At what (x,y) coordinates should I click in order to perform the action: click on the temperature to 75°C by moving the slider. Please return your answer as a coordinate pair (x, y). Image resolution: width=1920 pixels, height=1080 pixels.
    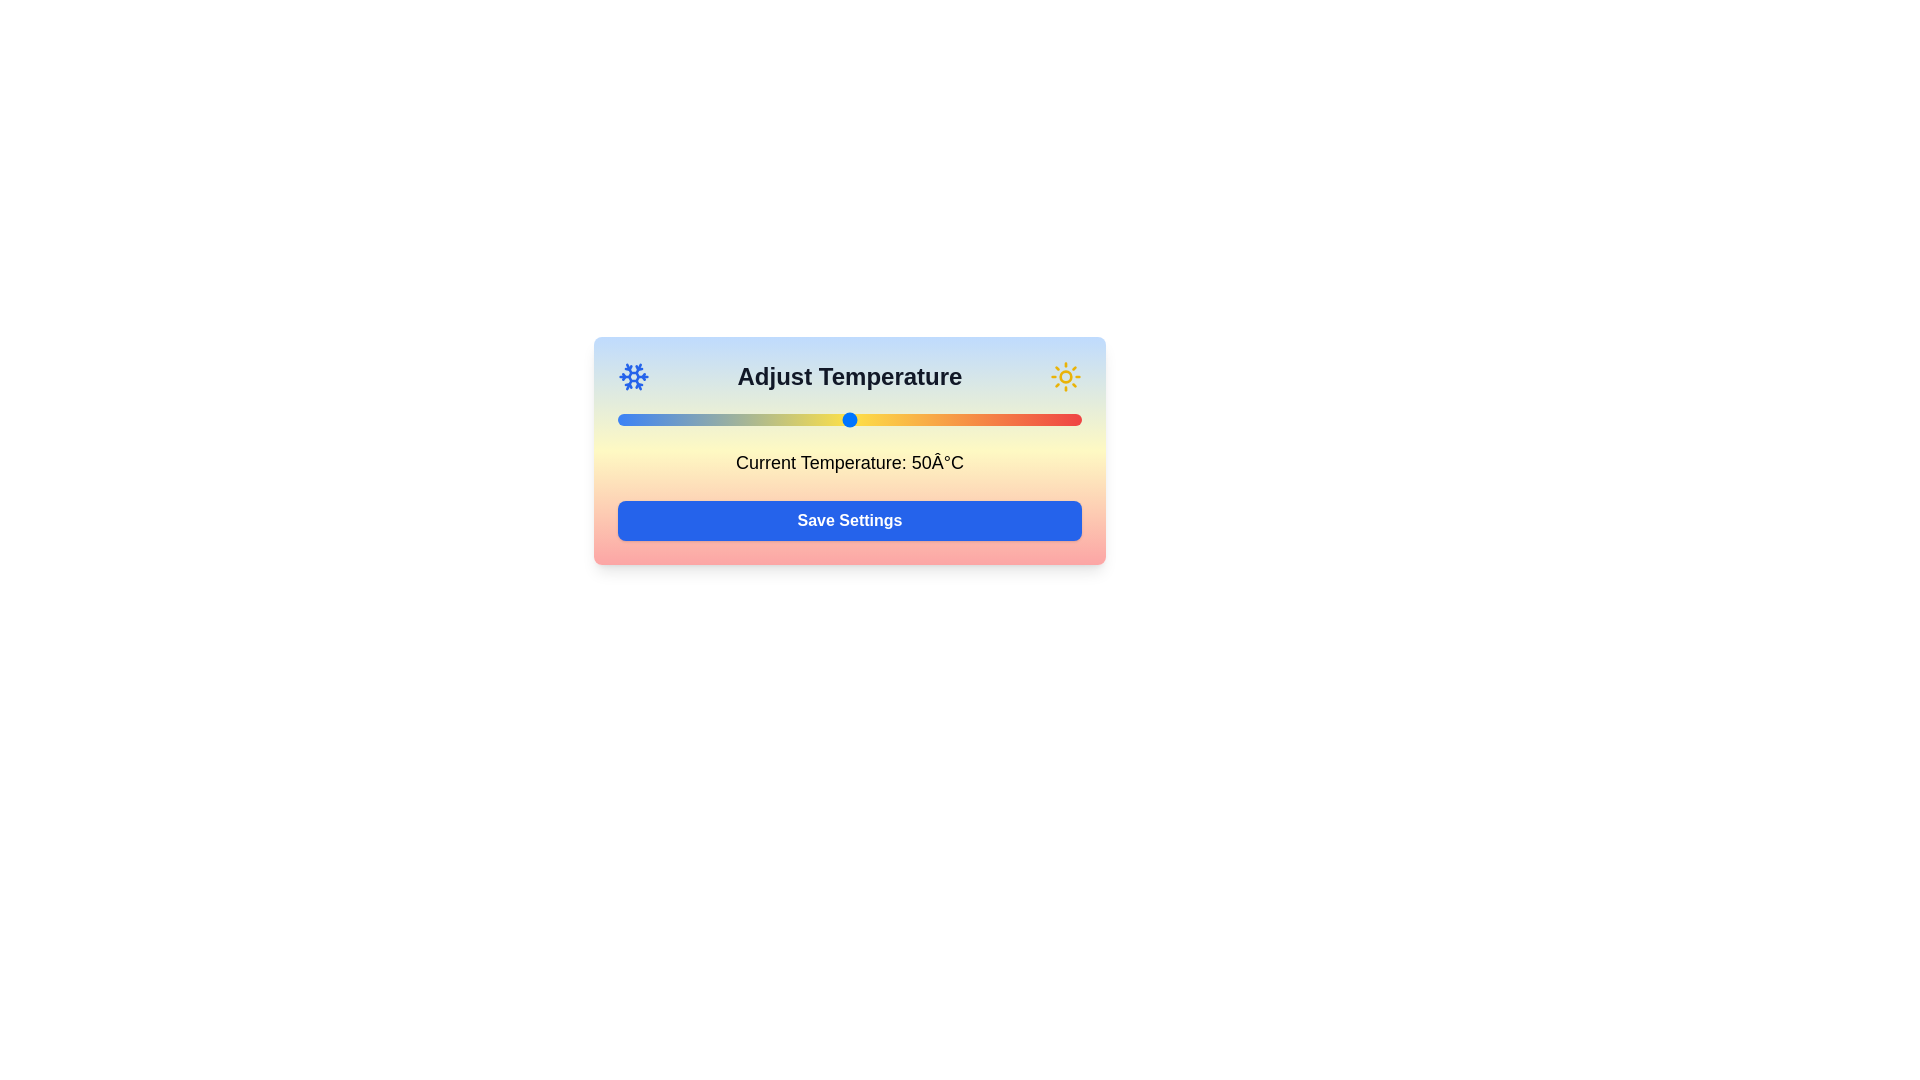
    Looking at the image, I should click on (965, 419).